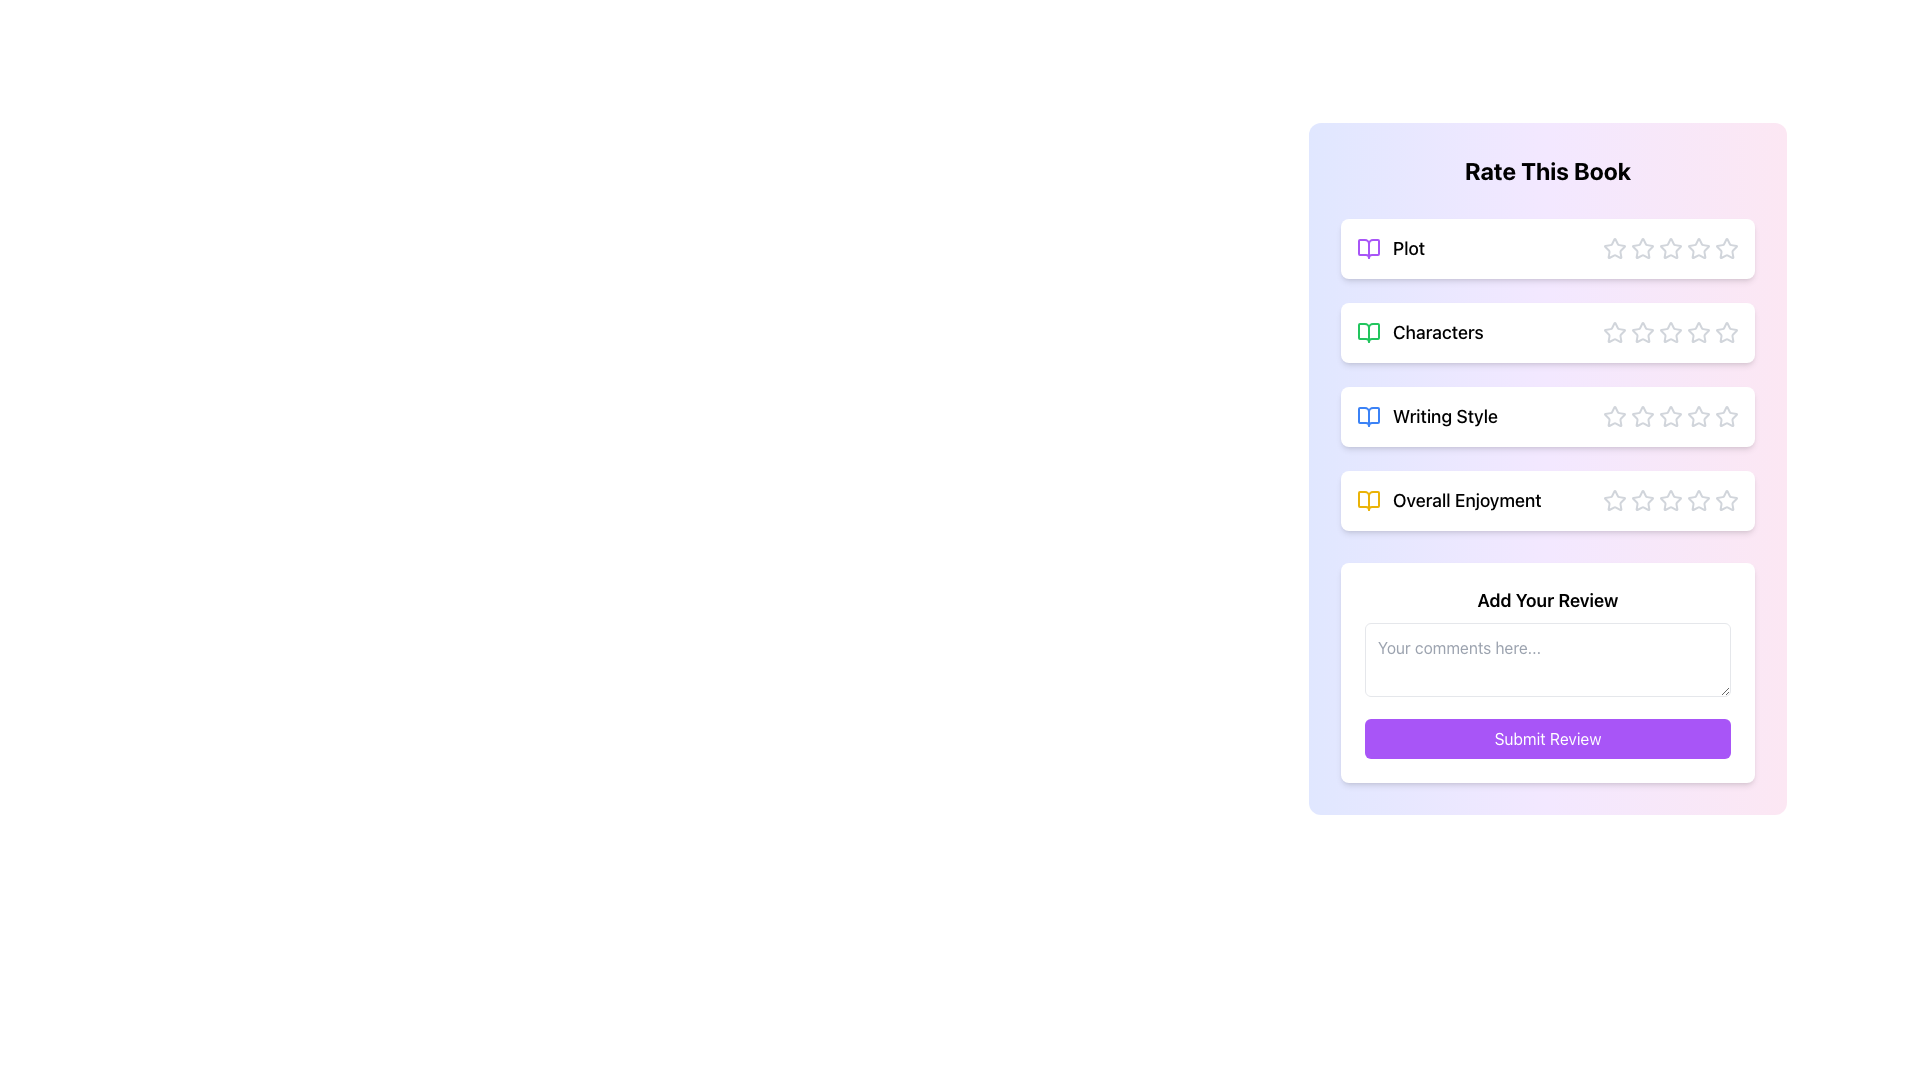 This screenshot has height=1080, width=1920. What do you see at coordinates (1670, 500) in the screenshot?
I see `the third star icon in the 'Overall Enjoyment' section of the 'Rate This Book' interface` at bounding box center [1670, 500].